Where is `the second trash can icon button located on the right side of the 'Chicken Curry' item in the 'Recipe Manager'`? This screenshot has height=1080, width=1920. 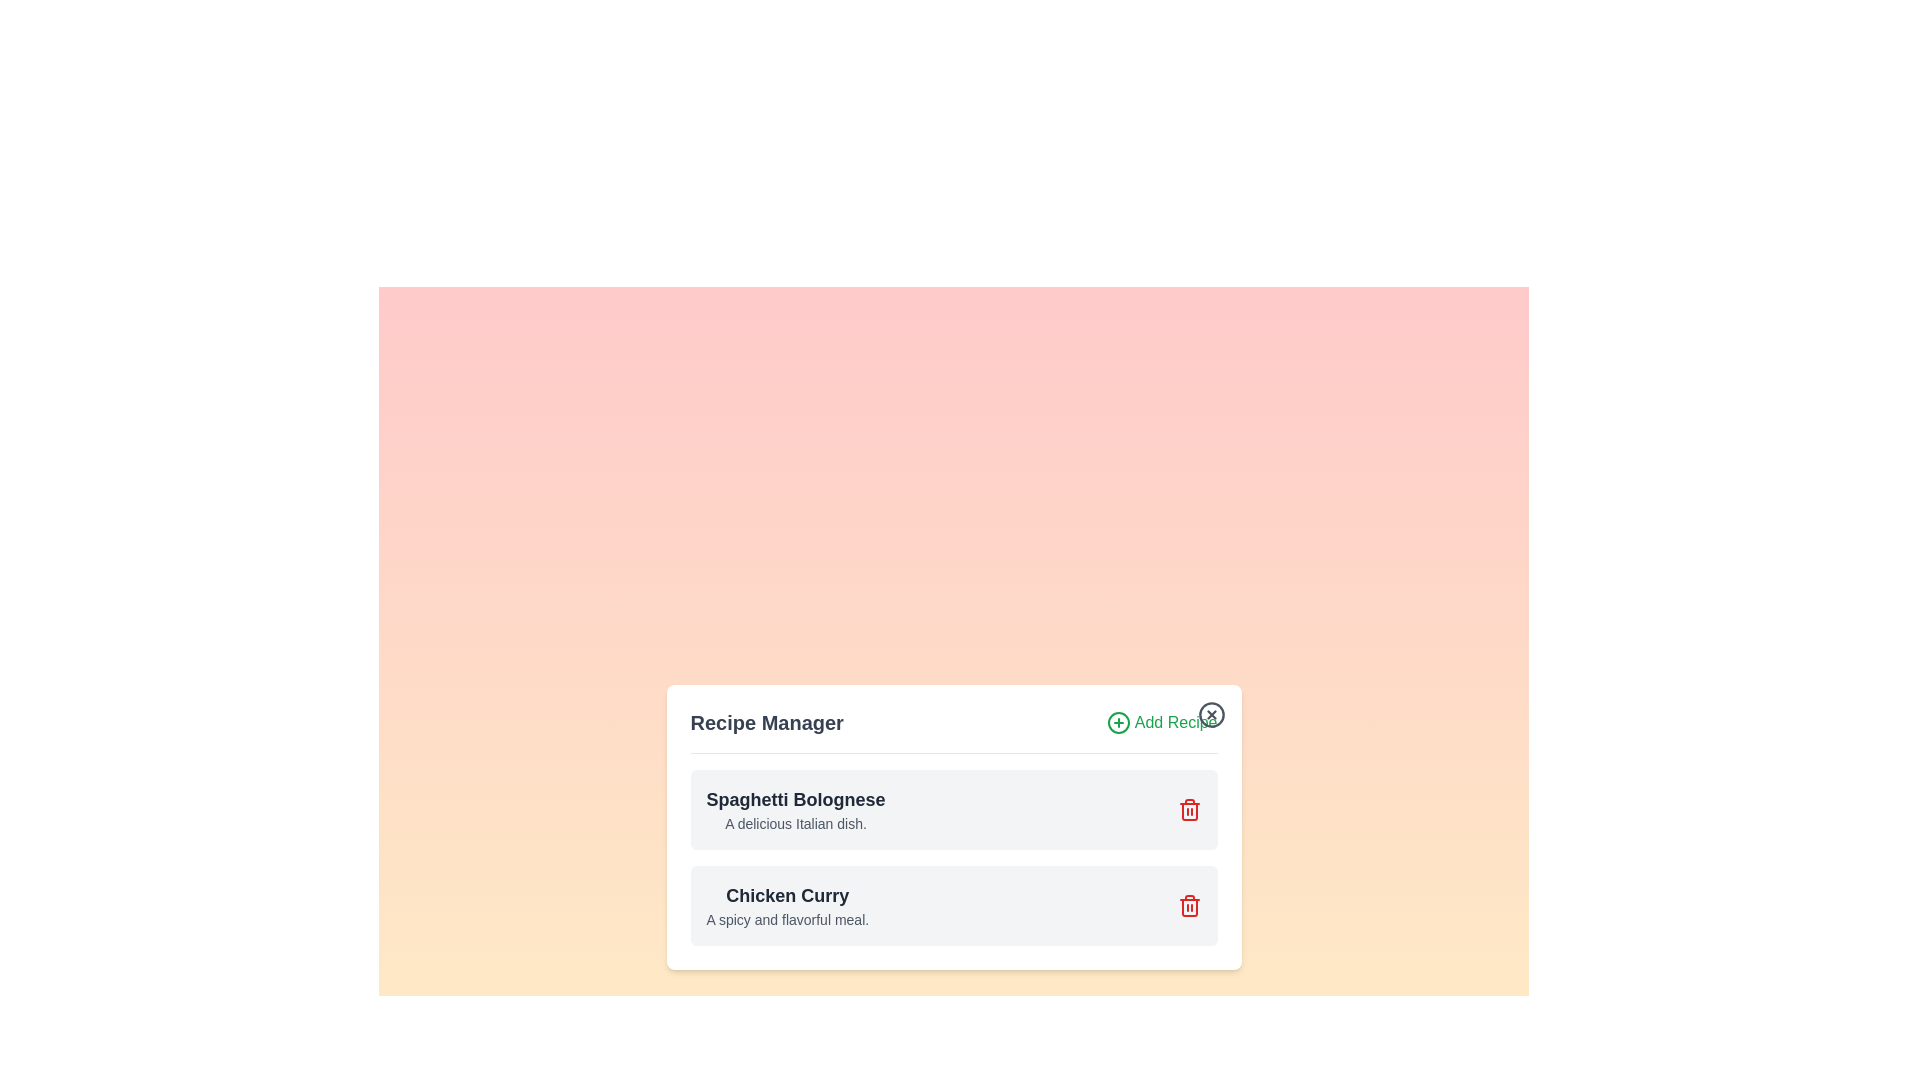
the second trash can icon button located on the right side of the 'Chicken Curry' item in the 'Recipe Manager' is located at coordinates (1189, 905).